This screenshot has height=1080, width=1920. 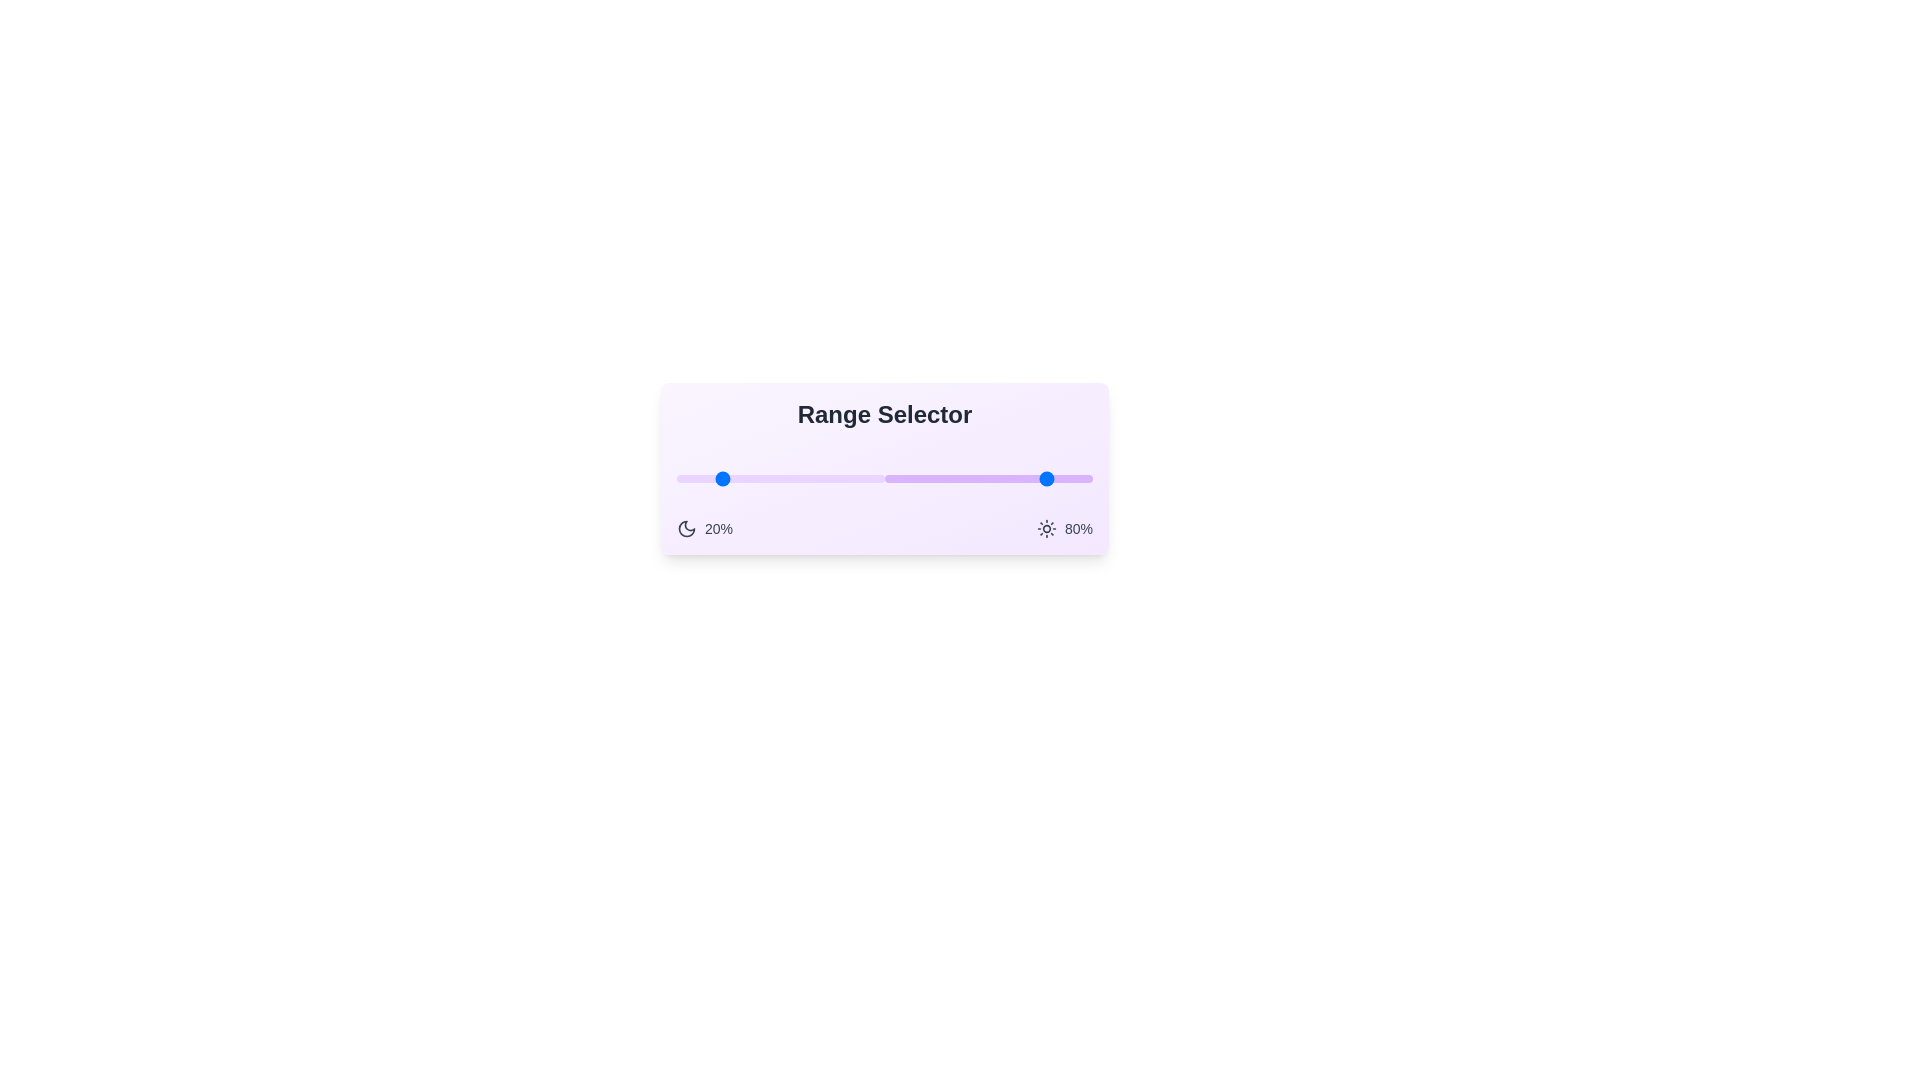 What do you see at coordinates (736, 478) in the screenshot?
I see `the lower bound of the range to 29% by dragging the left slider` at bounding box center [736, 478].